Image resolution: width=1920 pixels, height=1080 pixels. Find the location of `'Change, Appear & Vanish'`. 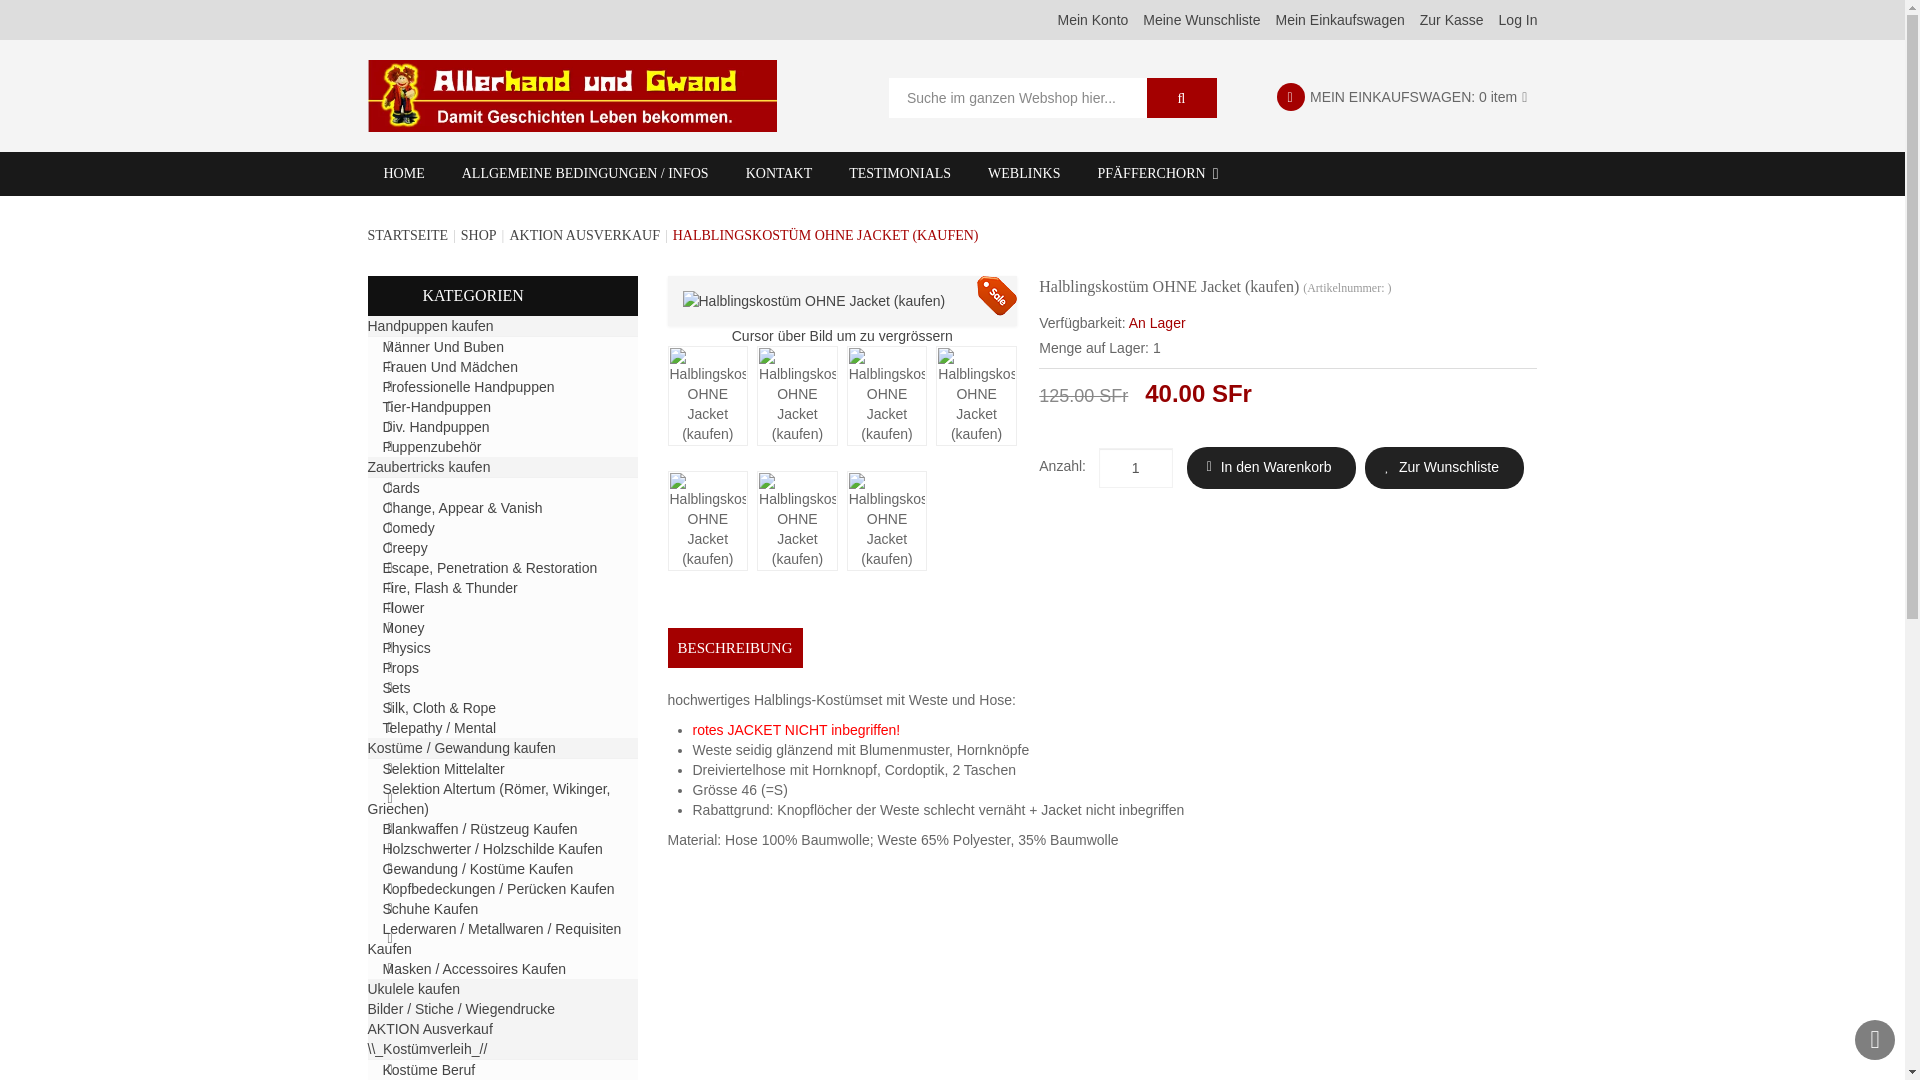

'Change, Appear & Vanish' is located at coordinates (460, 507).